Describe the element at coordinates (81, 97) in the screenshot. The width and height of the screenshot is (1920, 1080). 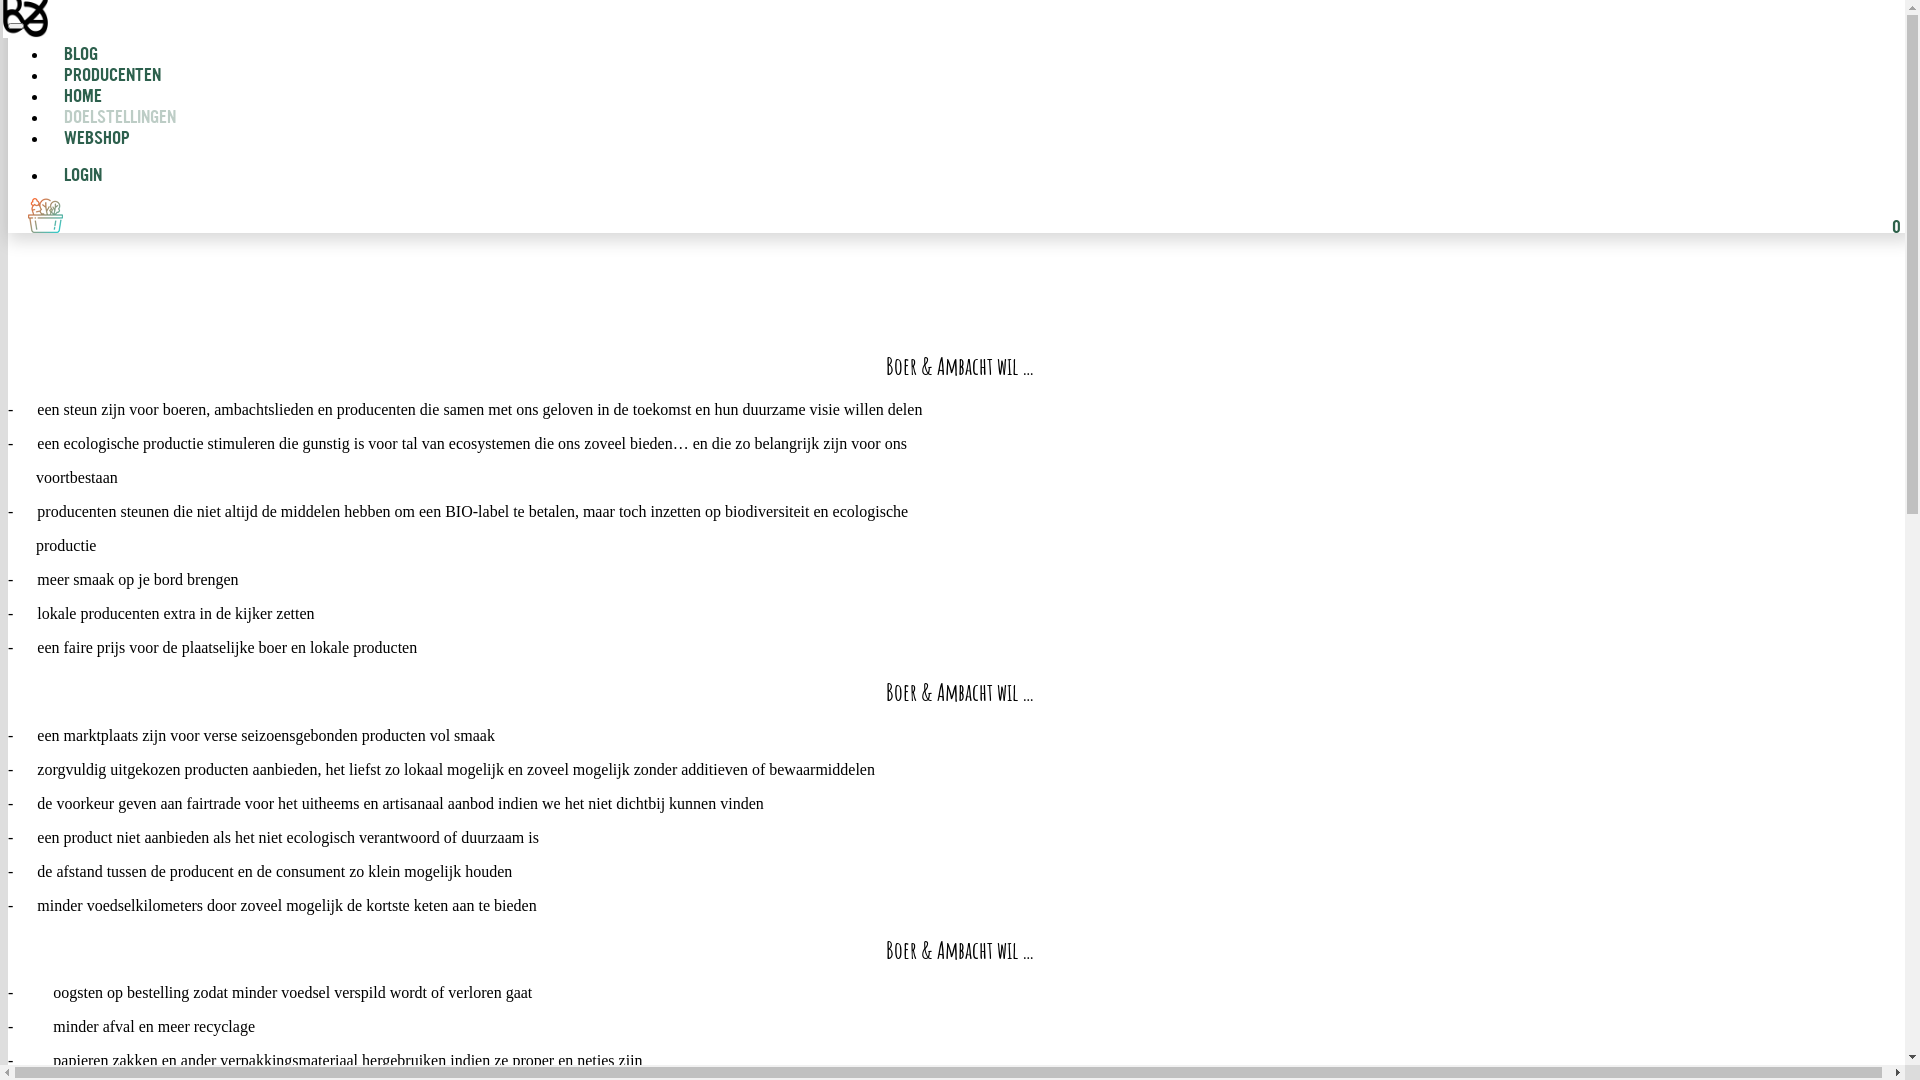
I see `'HOME'` at that location.